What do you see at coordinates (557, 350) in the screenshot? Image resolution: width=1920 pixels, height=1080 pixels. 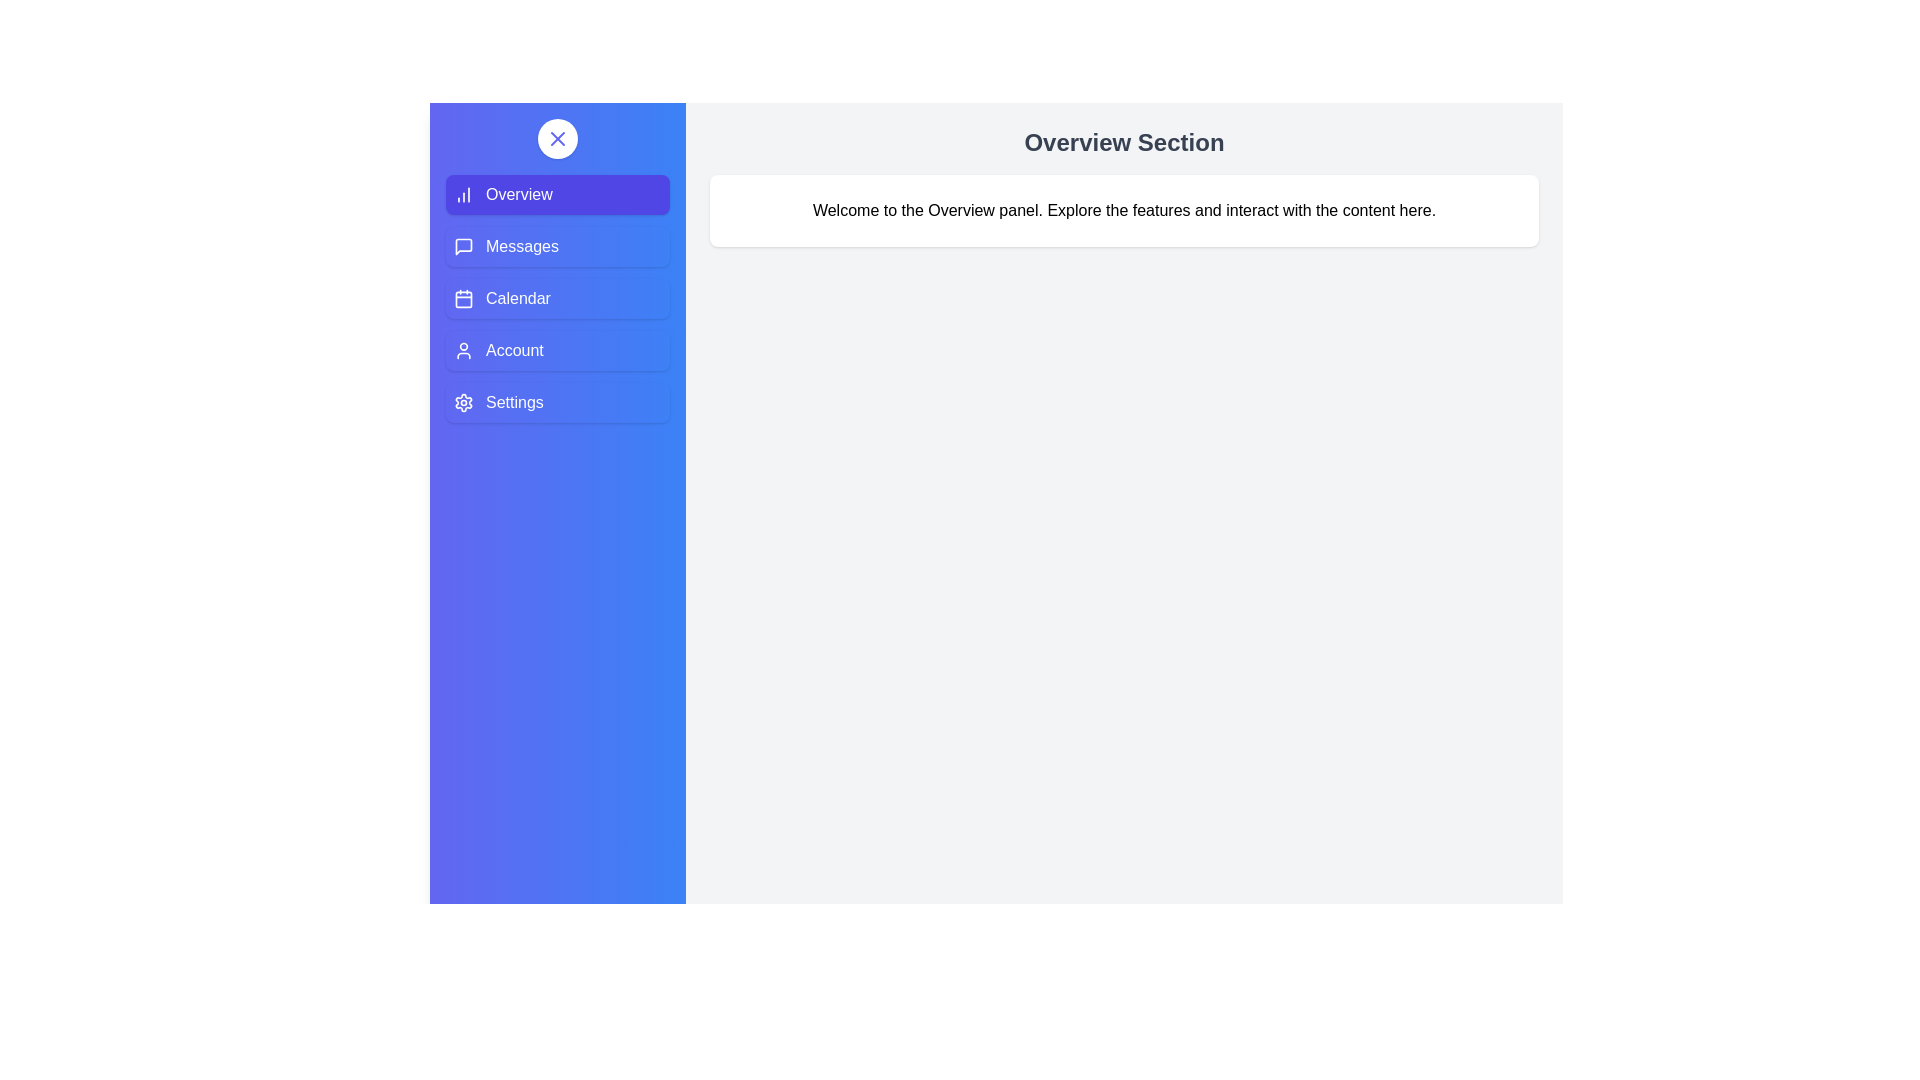 I see `the Account tab from the sidebar` at bounding box center [557, 350].